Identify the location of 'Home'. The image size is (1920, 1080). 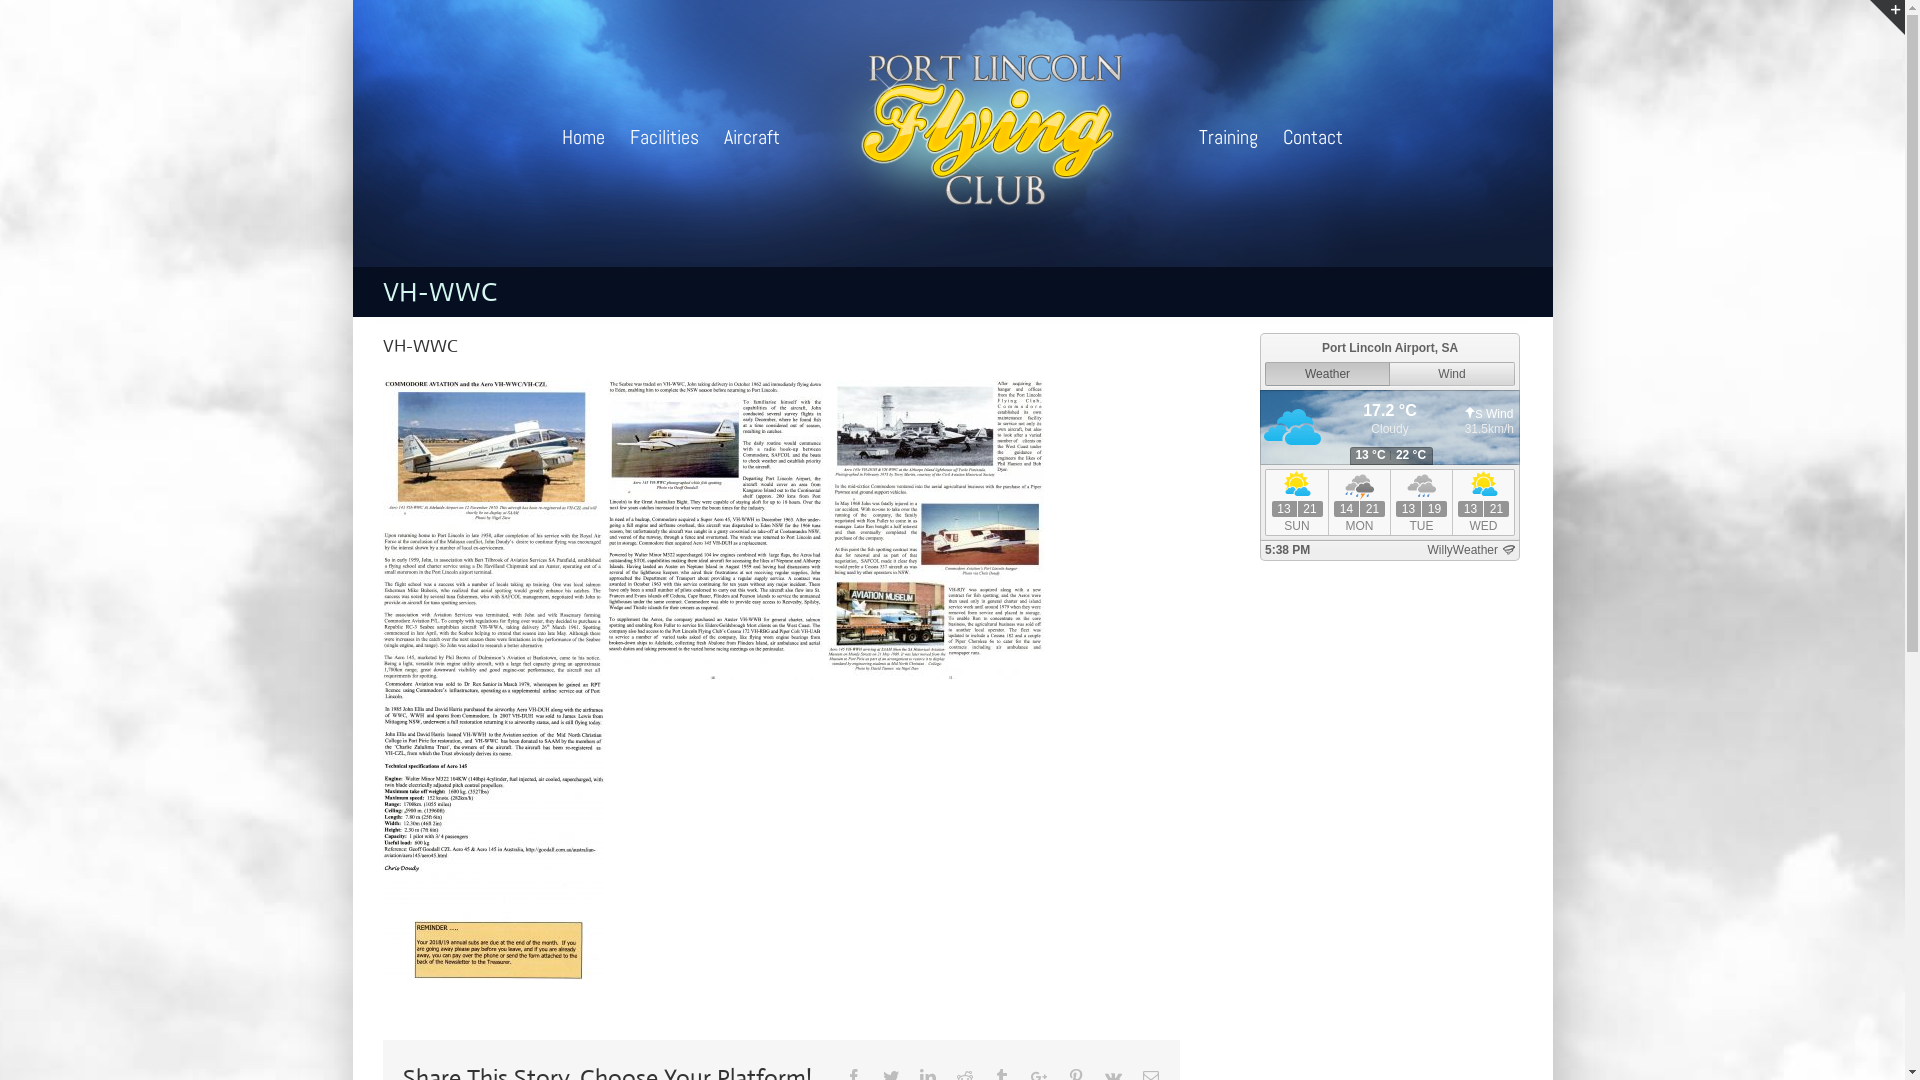
(582, 134).